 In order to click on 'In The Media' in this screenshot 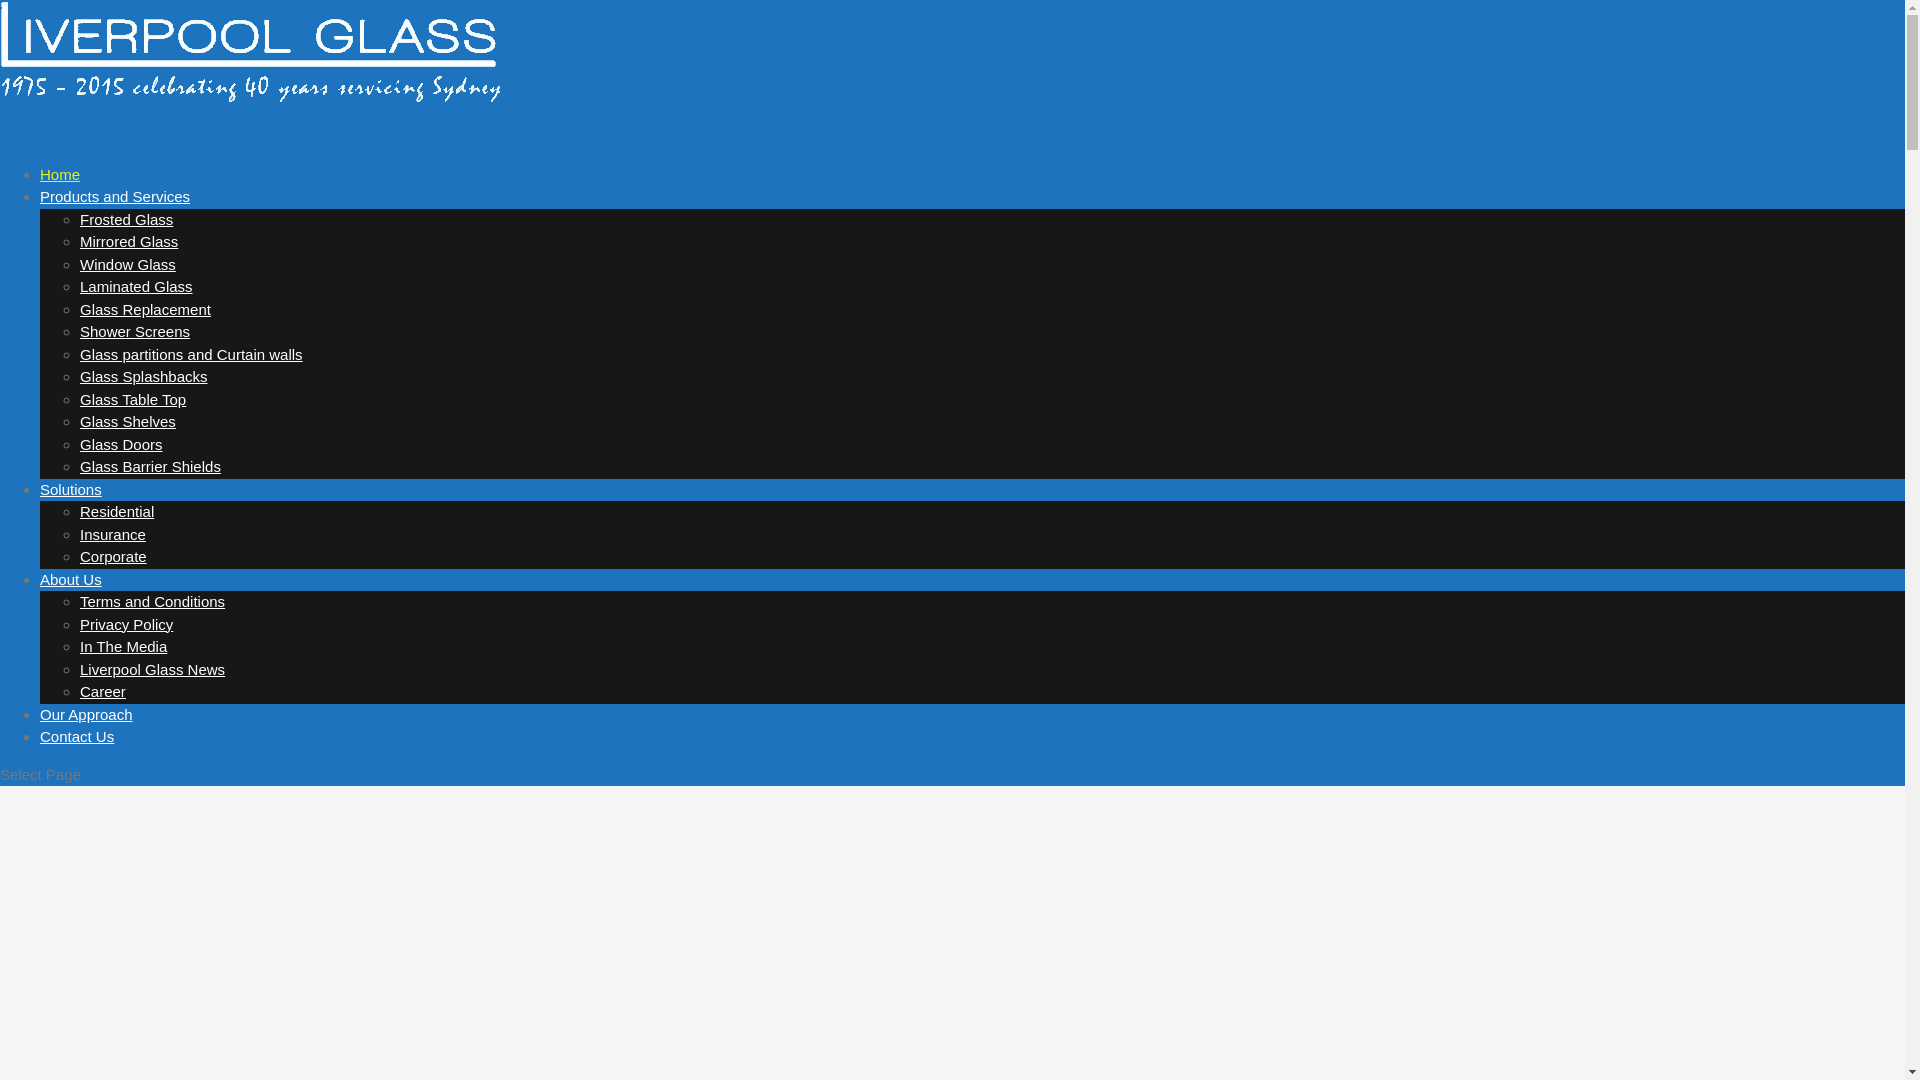, I will do `click(122, 646)`.